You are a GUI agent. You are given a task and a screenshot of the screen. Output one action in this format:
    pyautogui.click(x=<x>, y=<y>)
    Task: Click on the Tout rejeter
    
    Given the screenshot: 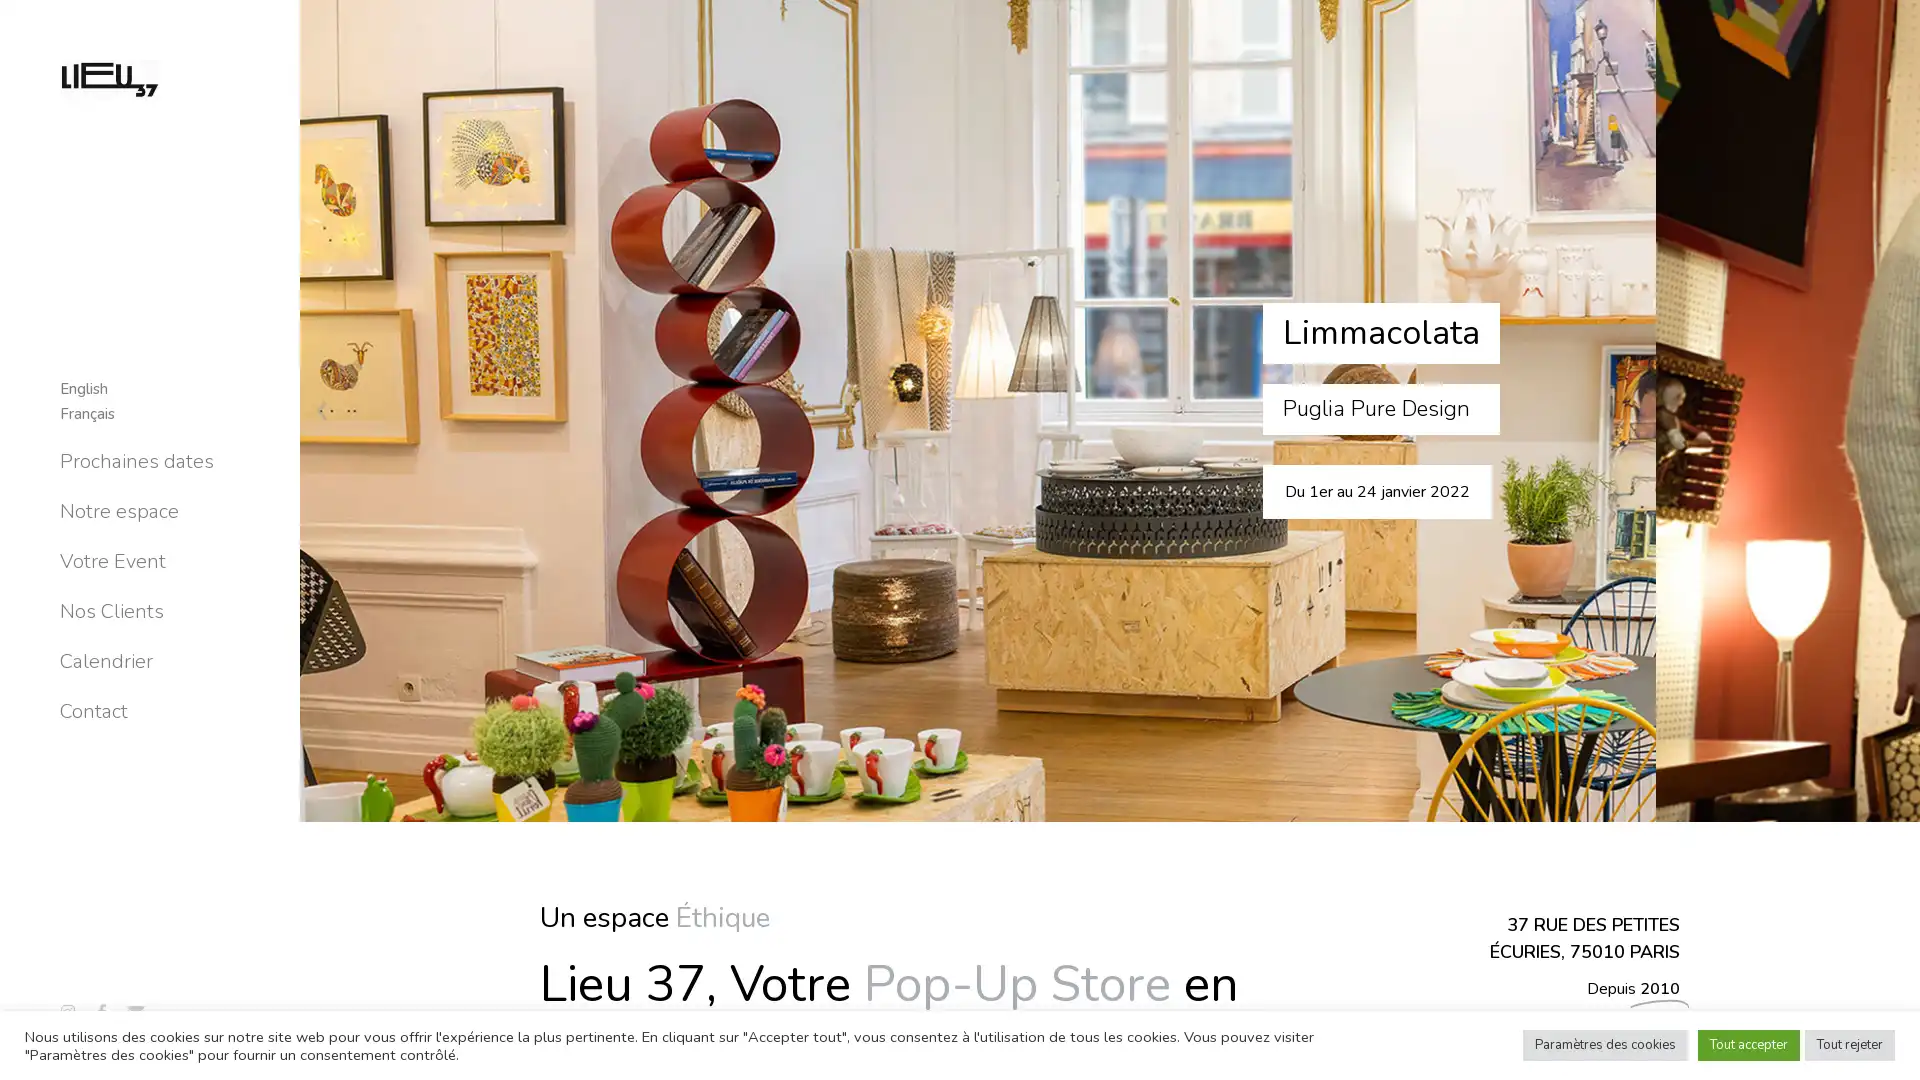 What is the action you would take?
    pyautogui.click(x=1848, y=1044)
    